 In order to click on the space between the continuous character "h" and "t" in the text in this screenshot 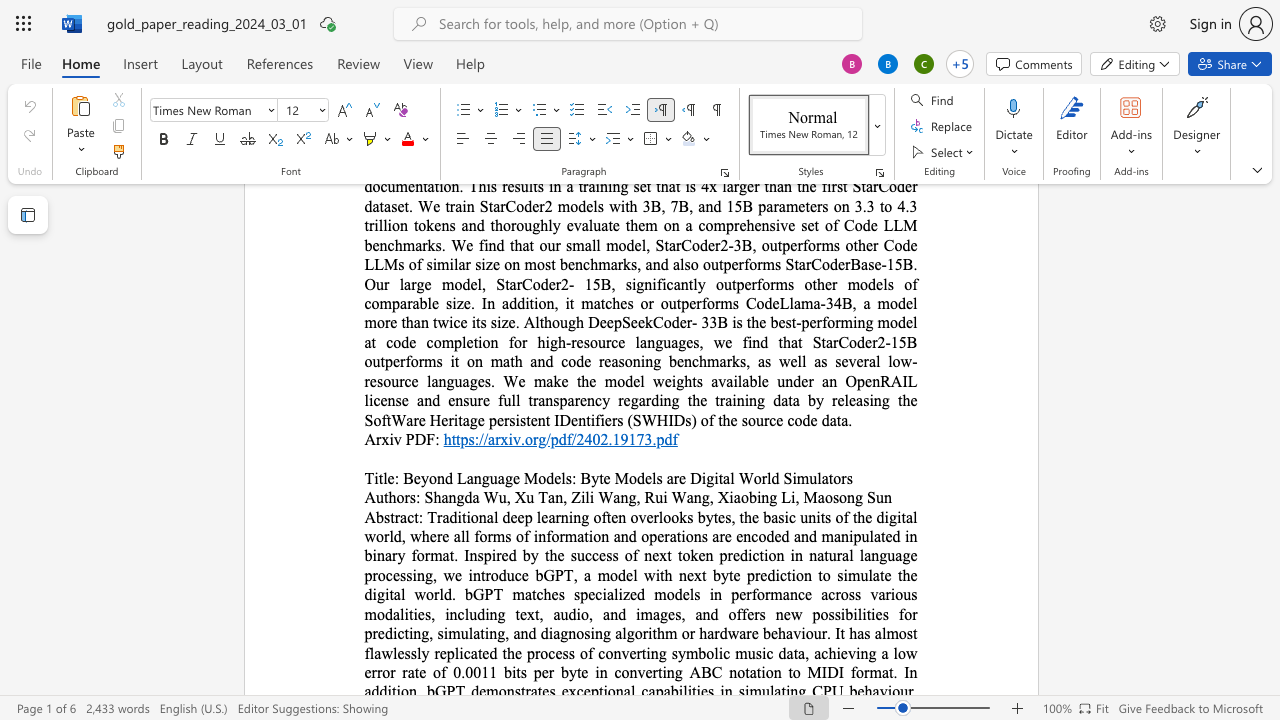, I will do `click(449, 438)`.